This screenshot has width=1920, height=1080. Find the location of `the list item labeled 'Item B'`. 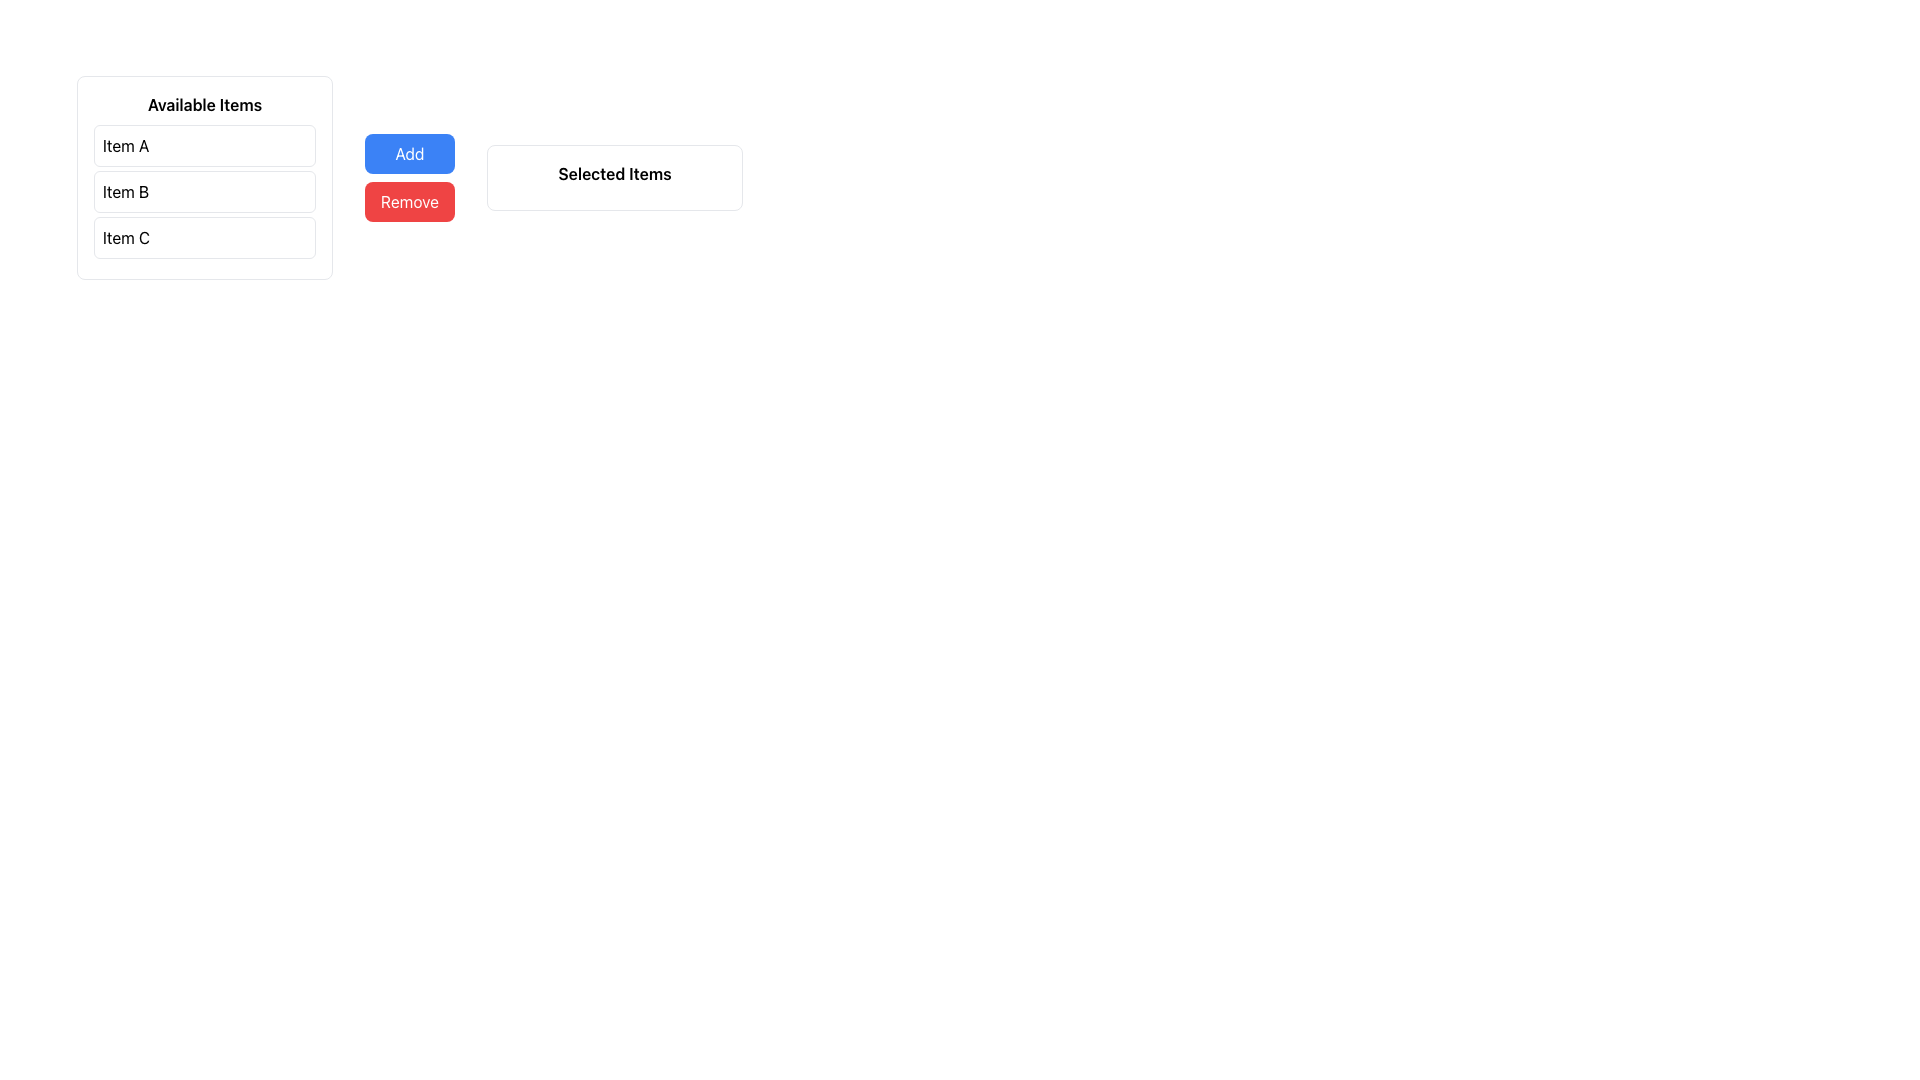

the list item labeled 'Item B' is located at coordinates (205, 192).